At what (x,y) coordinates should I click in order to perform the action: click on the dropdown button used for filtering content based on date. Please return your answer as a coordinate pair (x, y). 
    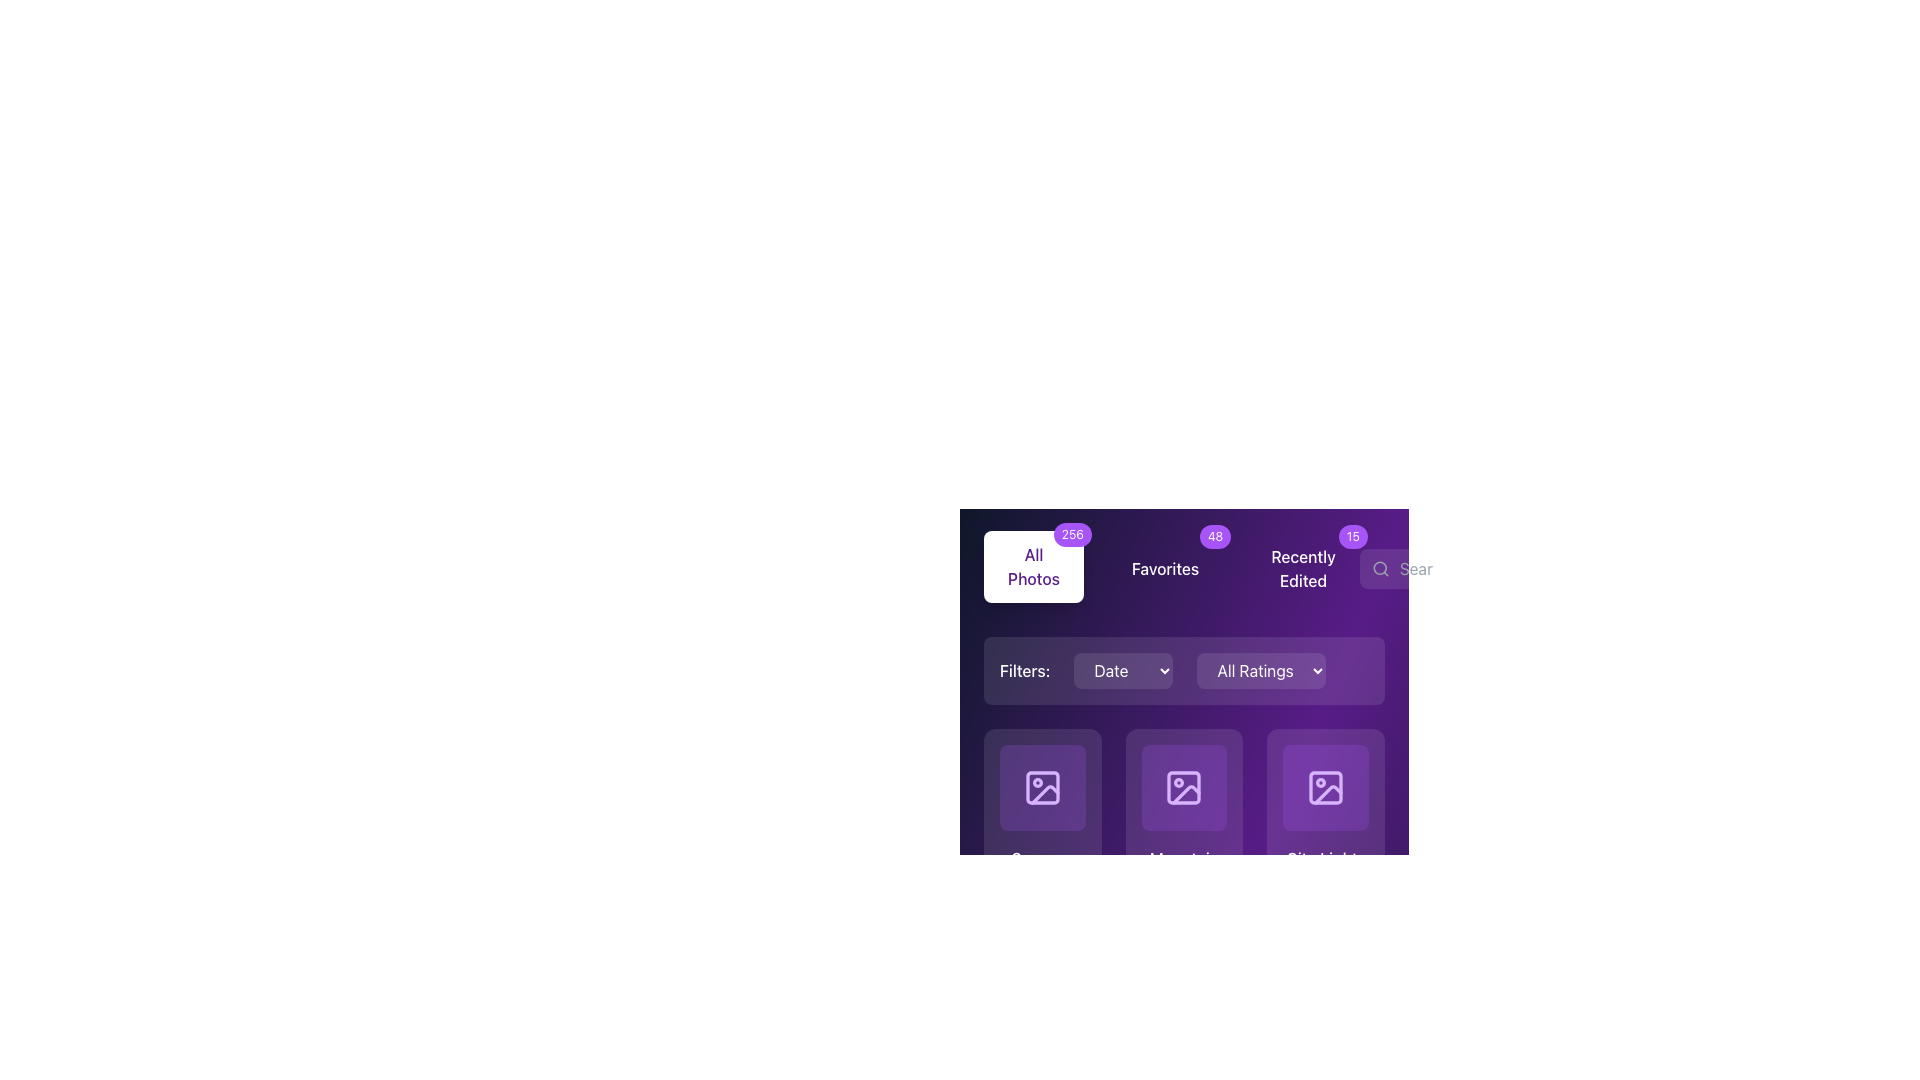
    Looking at the image, I should click on (1123, 671).